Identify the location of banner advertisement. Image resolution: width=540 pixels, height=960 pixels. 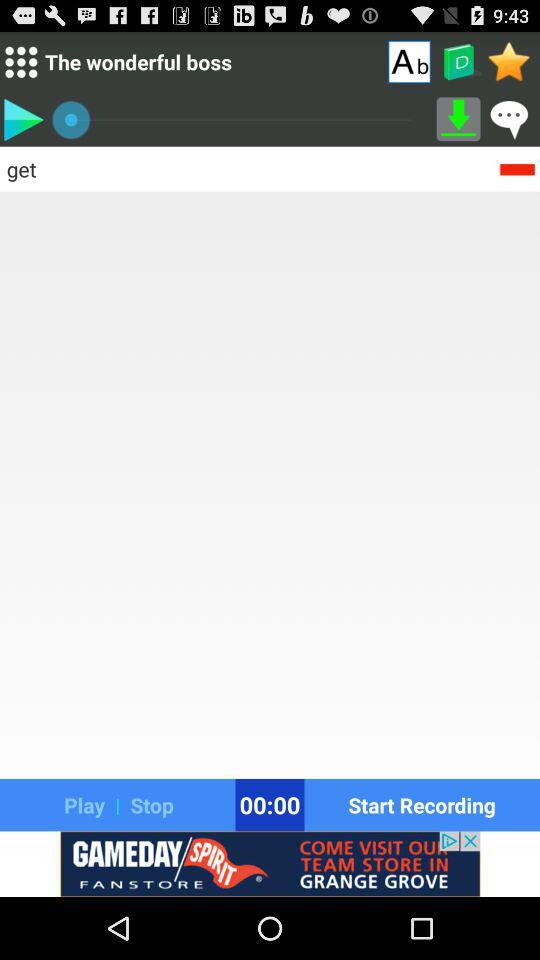
(270, 863).